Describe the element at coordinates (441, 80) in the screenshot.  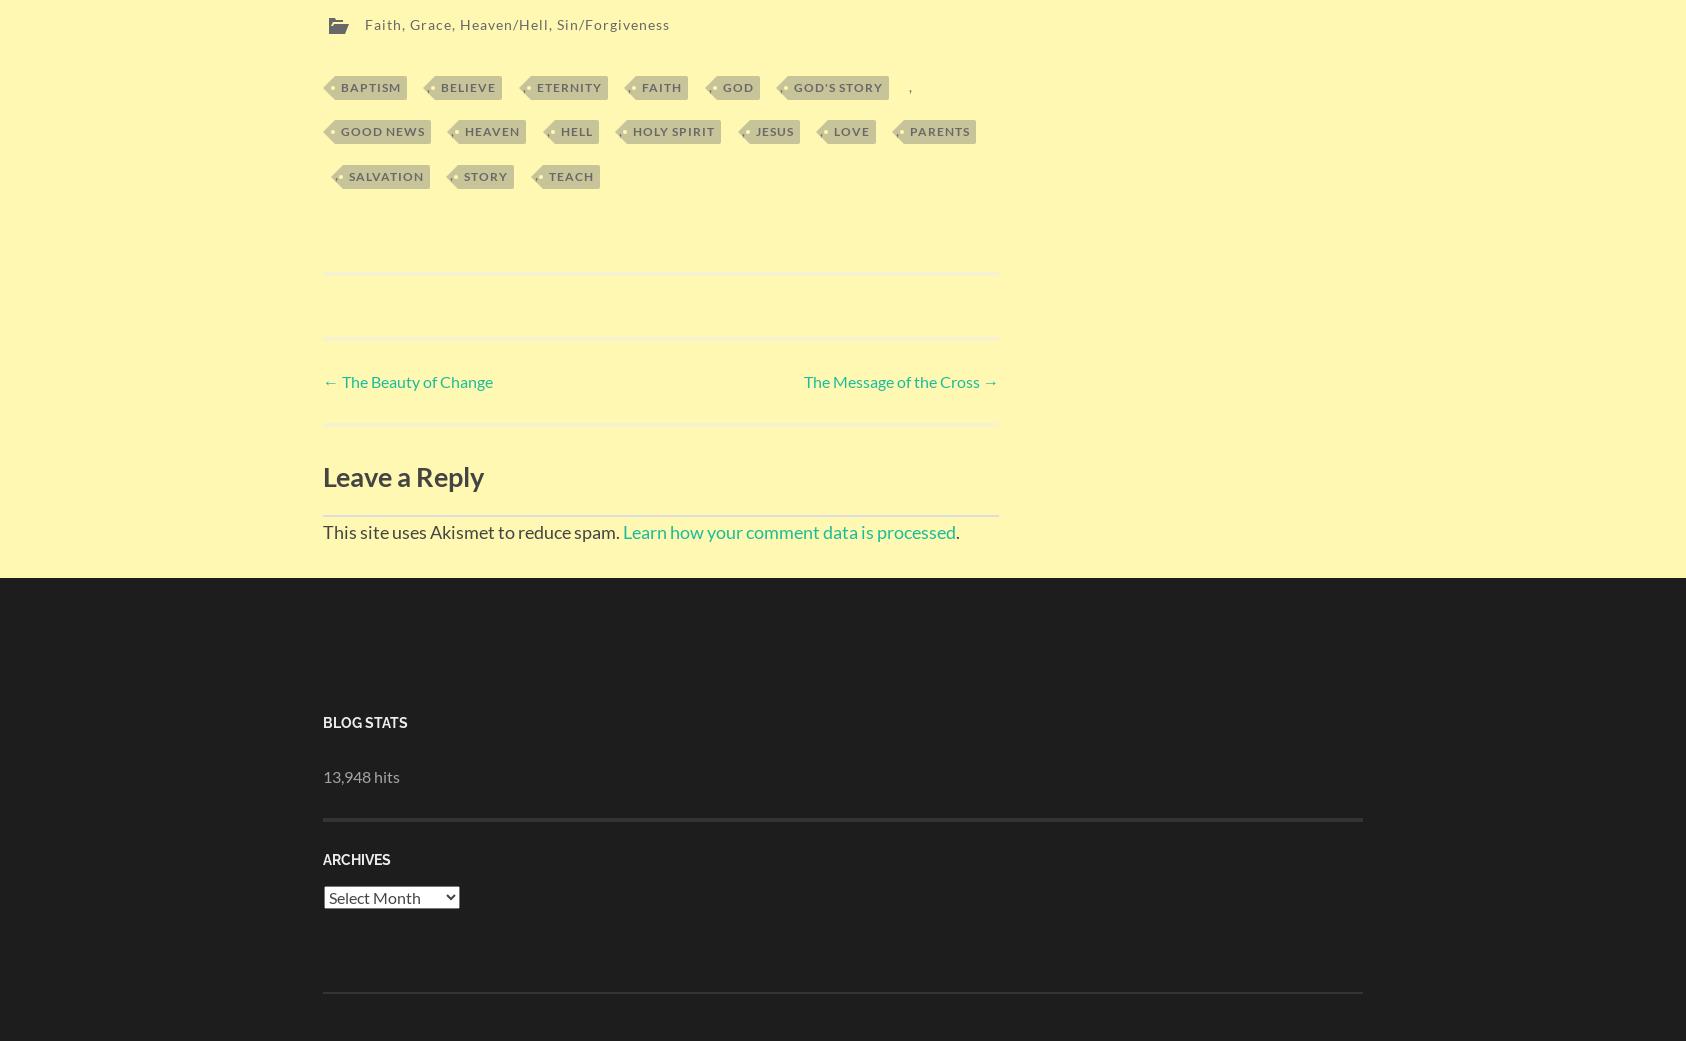
I see `'Believe'` at that location.